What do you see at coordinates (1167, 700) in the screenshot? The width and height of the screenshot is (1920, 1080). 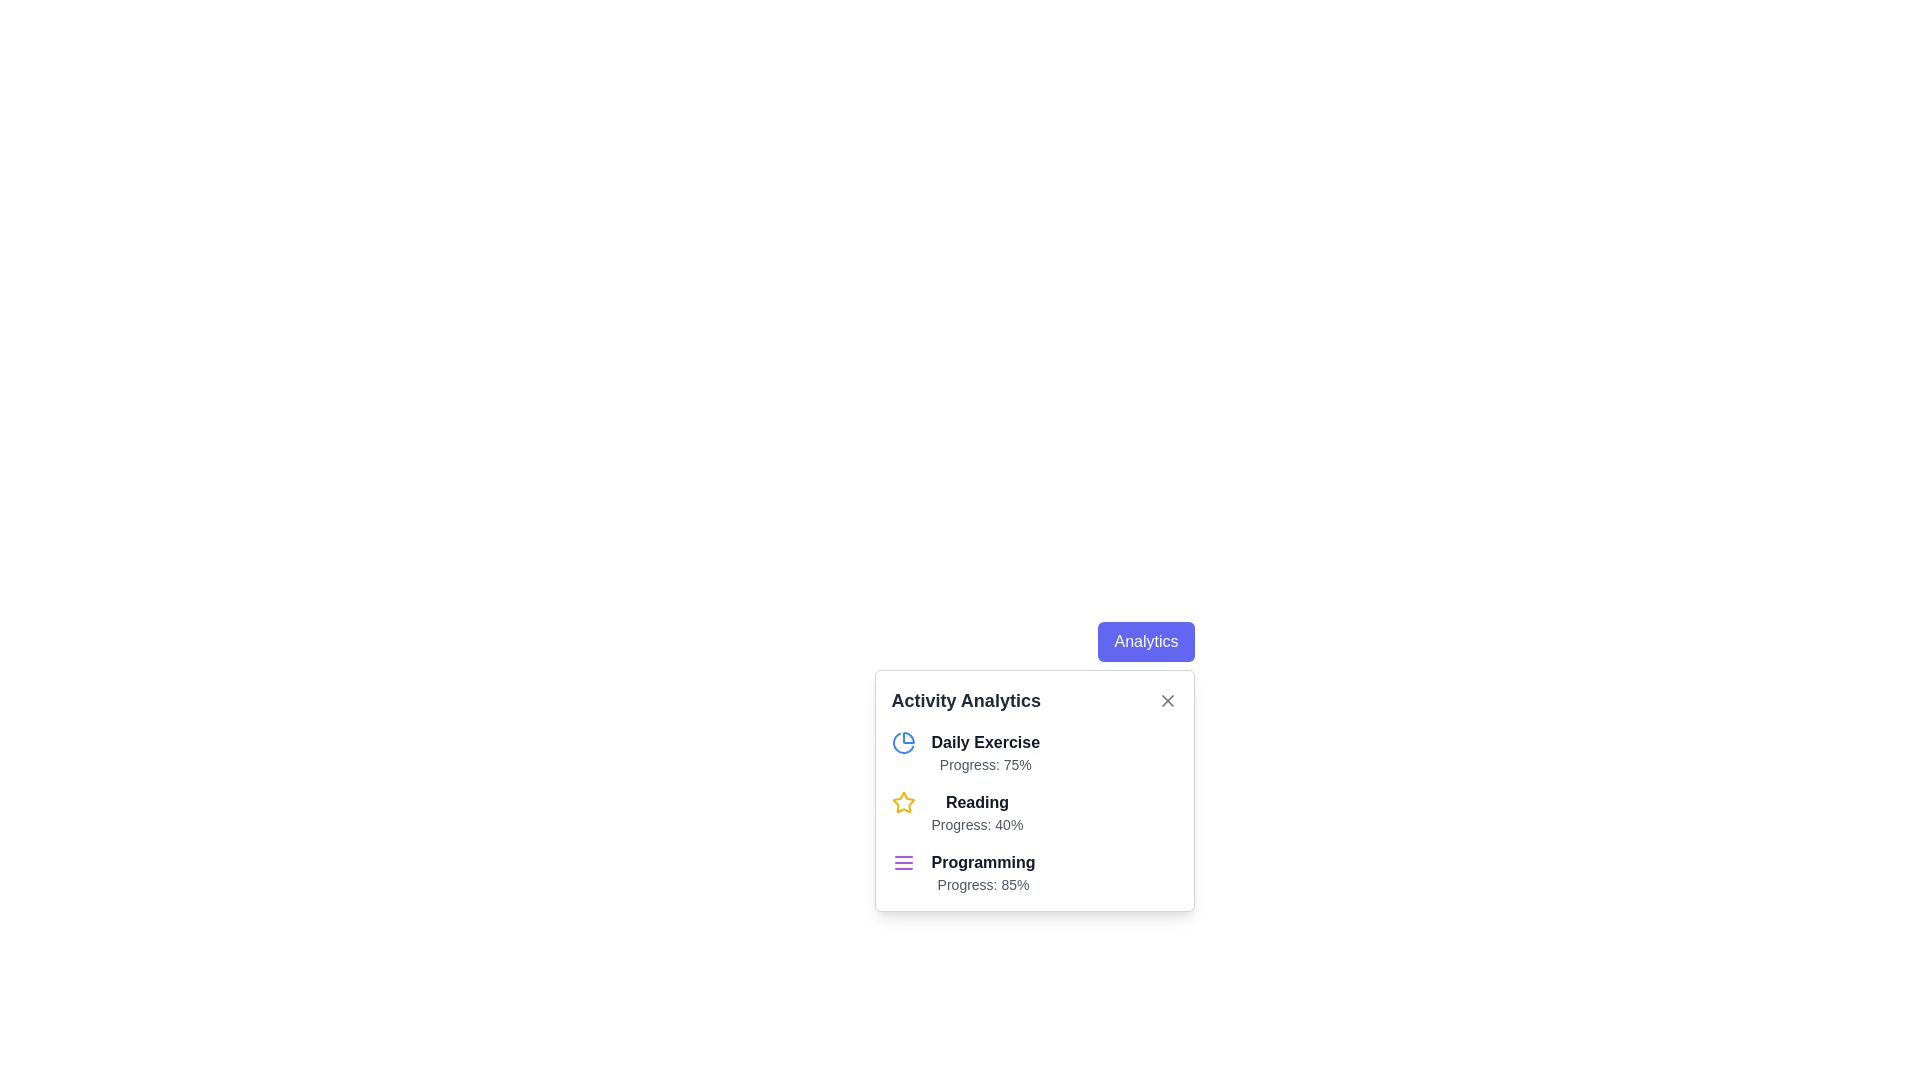 I see `the close button located at the top-right corner of the 'Activity Analytics' panel` at bounding box center [1167, 700].